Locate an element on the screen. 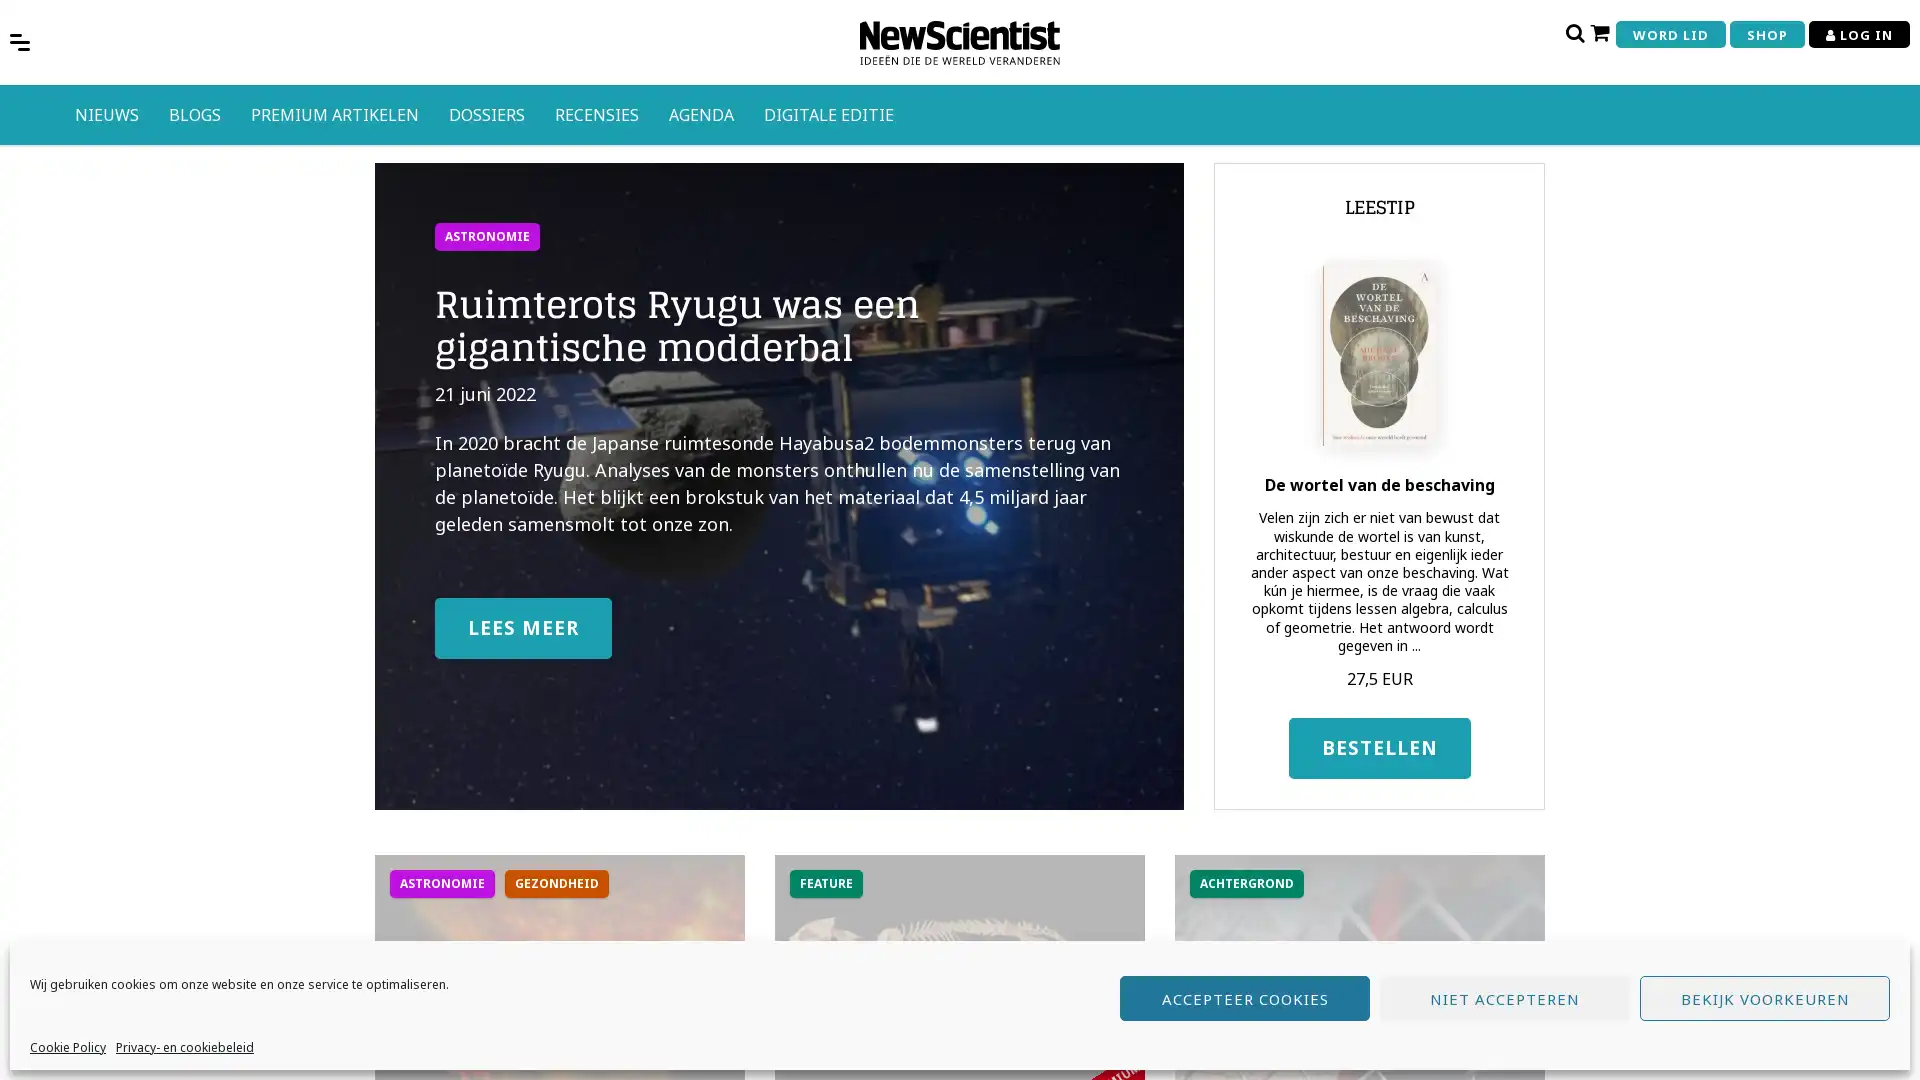 The width and height of the screenshot is (1920, 1080). Open zoekbalk is located at coordinates (1573, 32).